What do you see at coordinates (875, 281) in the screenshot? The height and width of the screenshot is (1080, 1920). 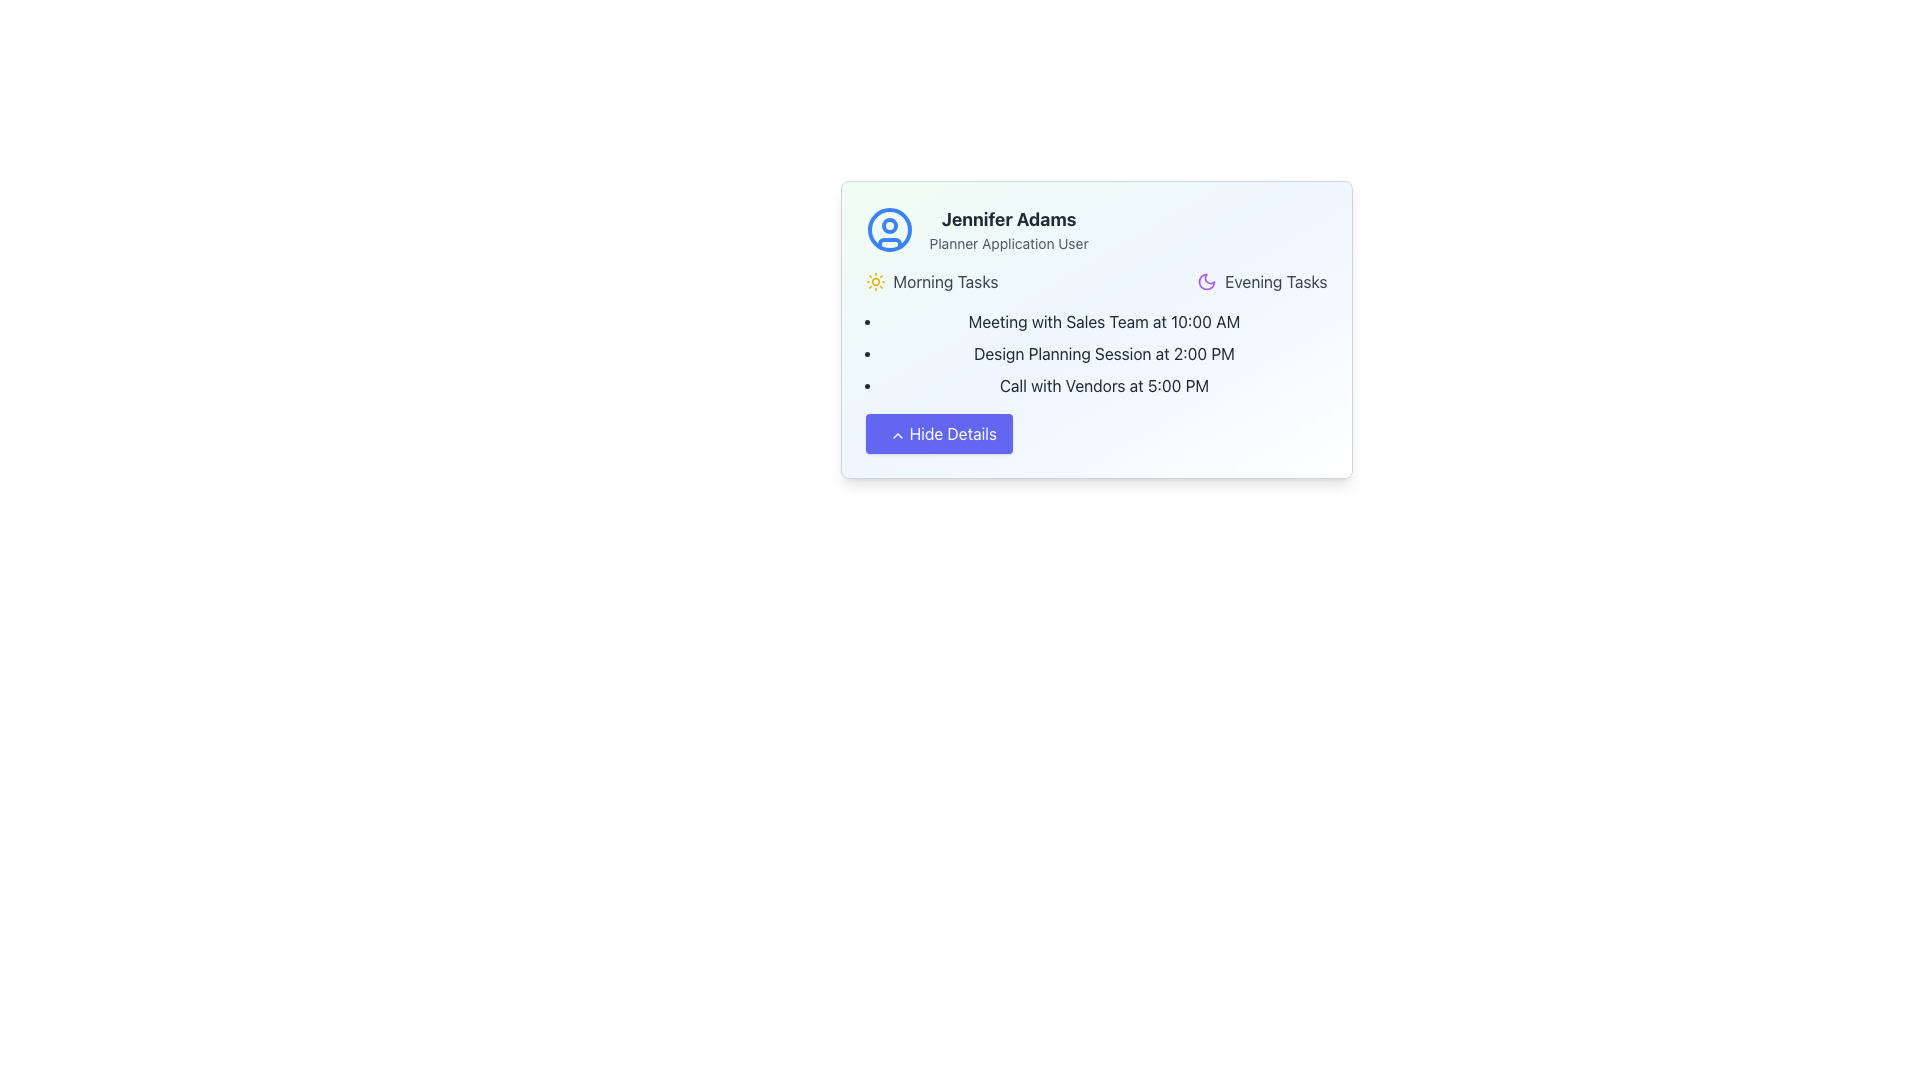 I see `the sun icon located in the 'Morning Tasks' header area, which is the first visual component to the left of the 'Morning Tasks' text` at bounding box center [875, 281].